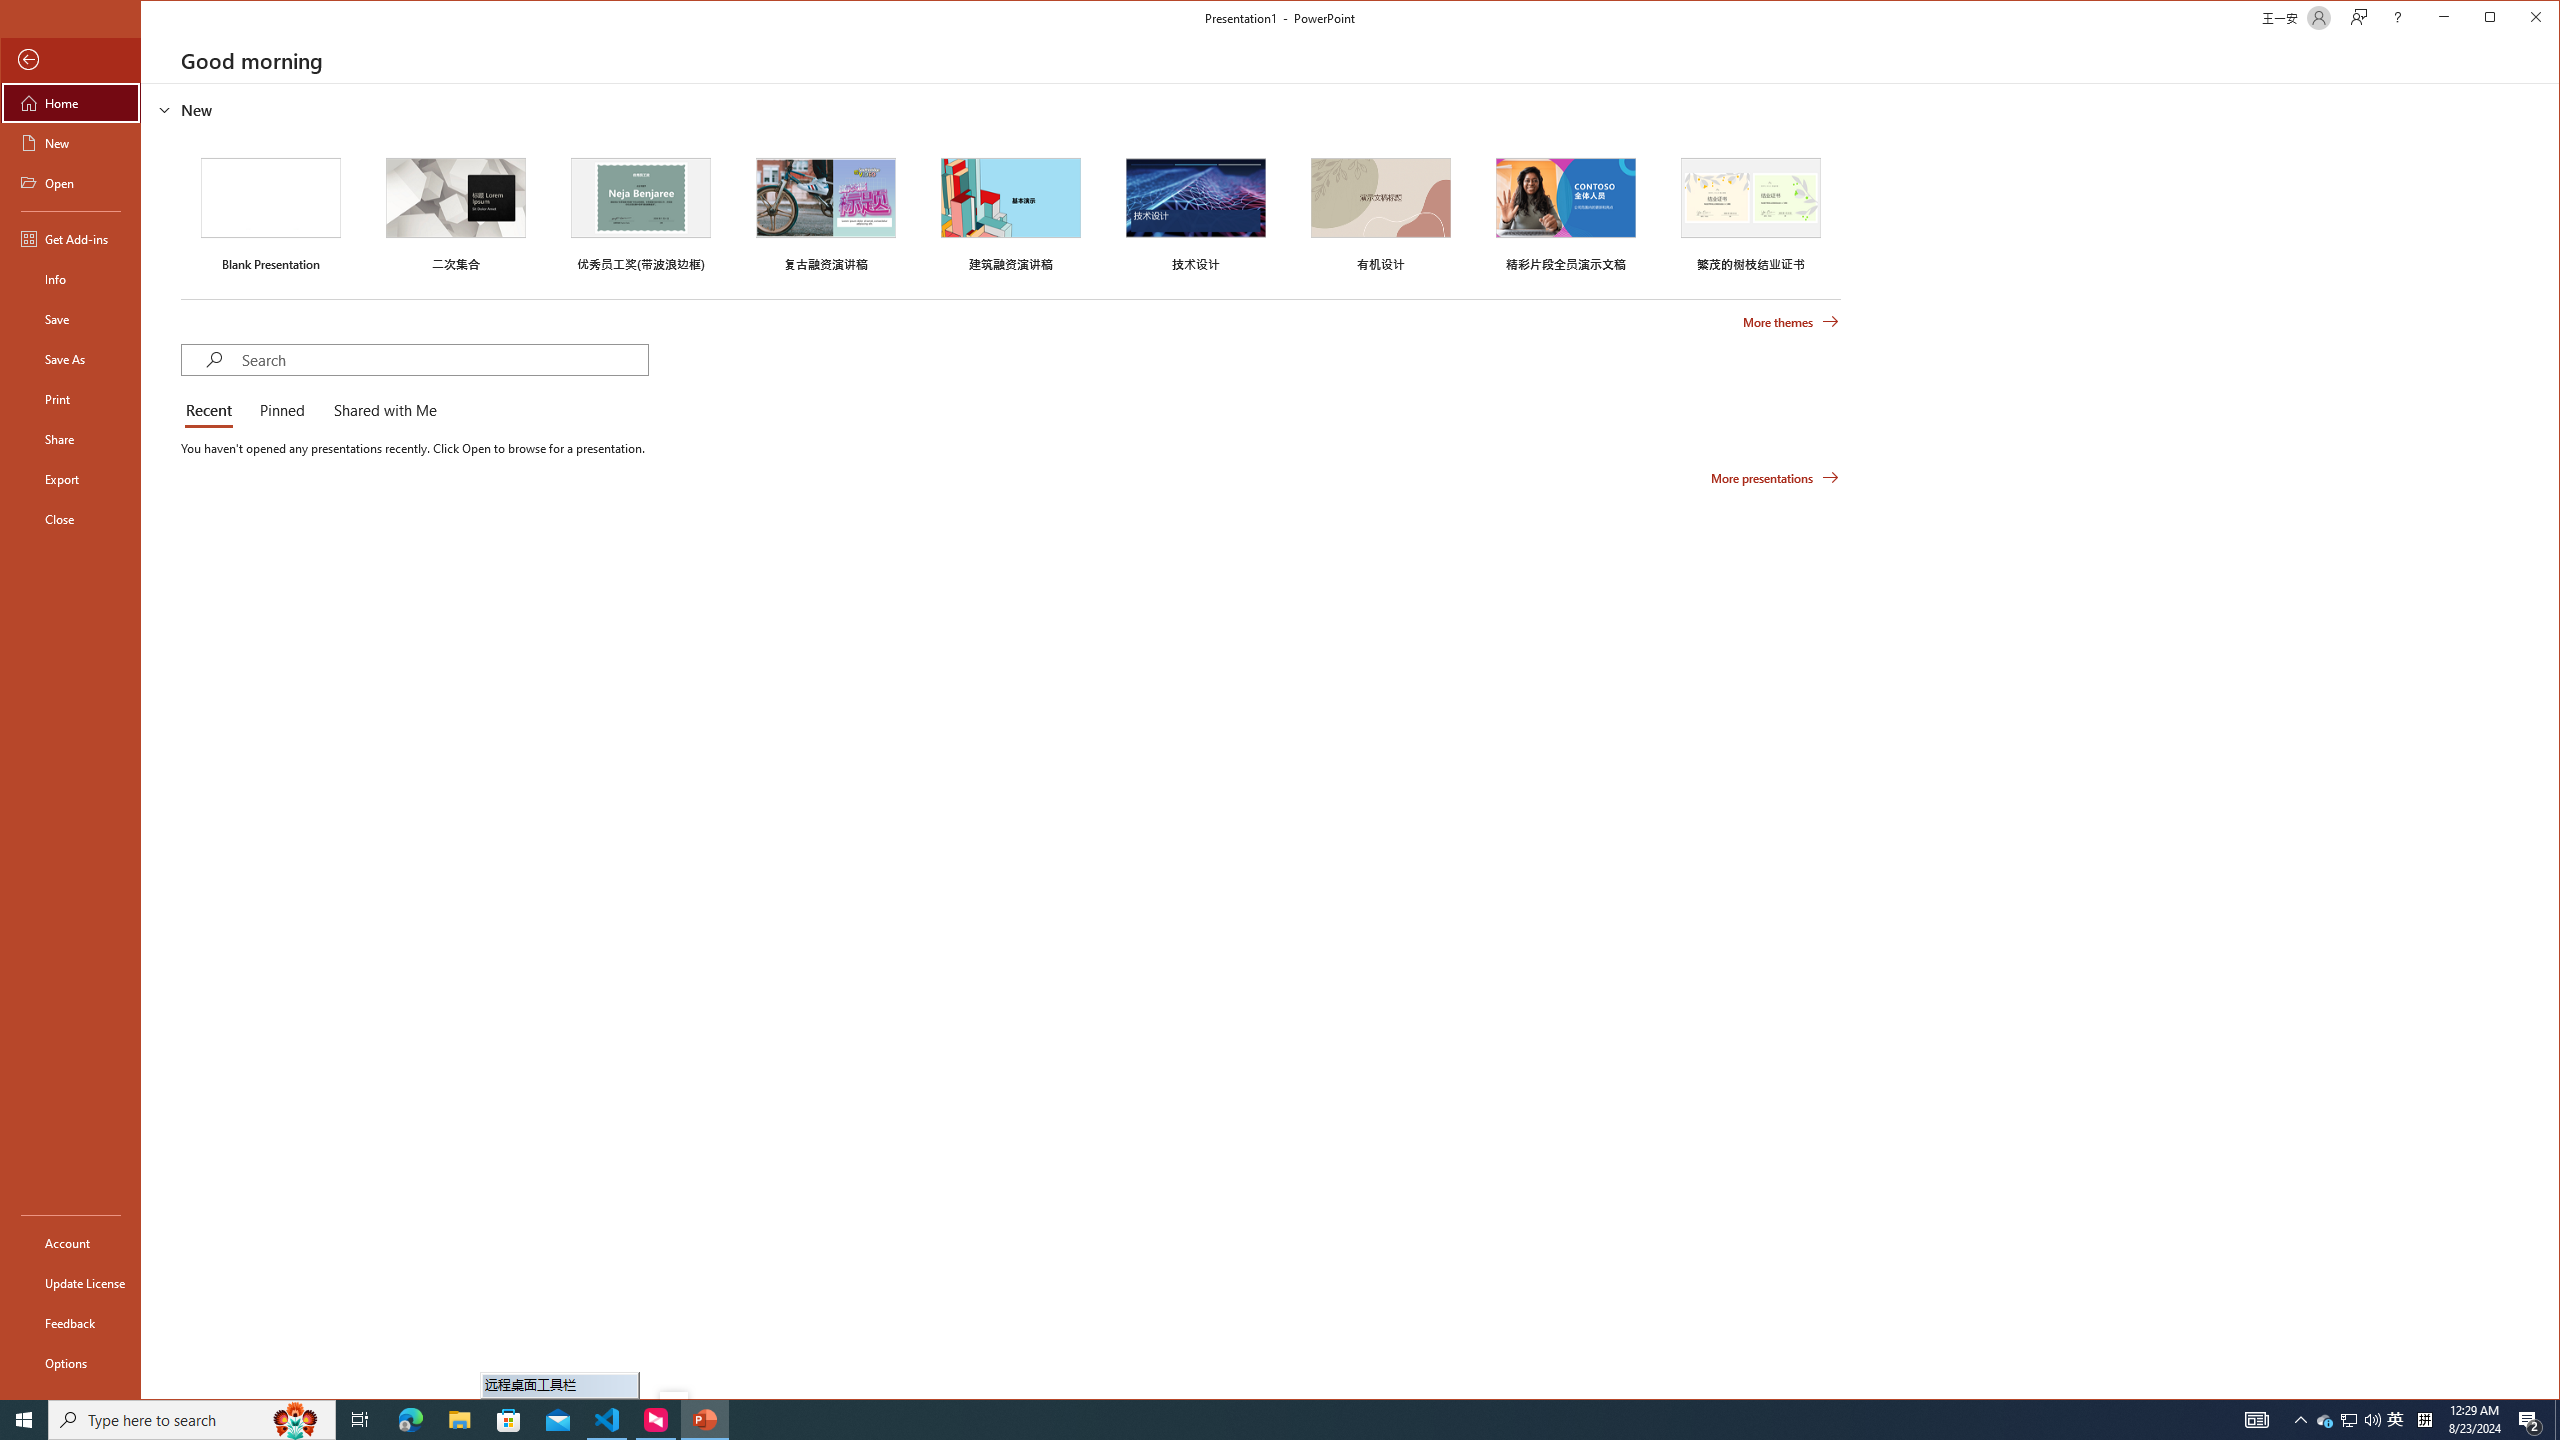 The height and width of the screenshot is (1440, 2560). What do you see at coordinates (69, 238) in the screenshot?
I see `'Get Add-ins'` at bounding box center [69, 238].